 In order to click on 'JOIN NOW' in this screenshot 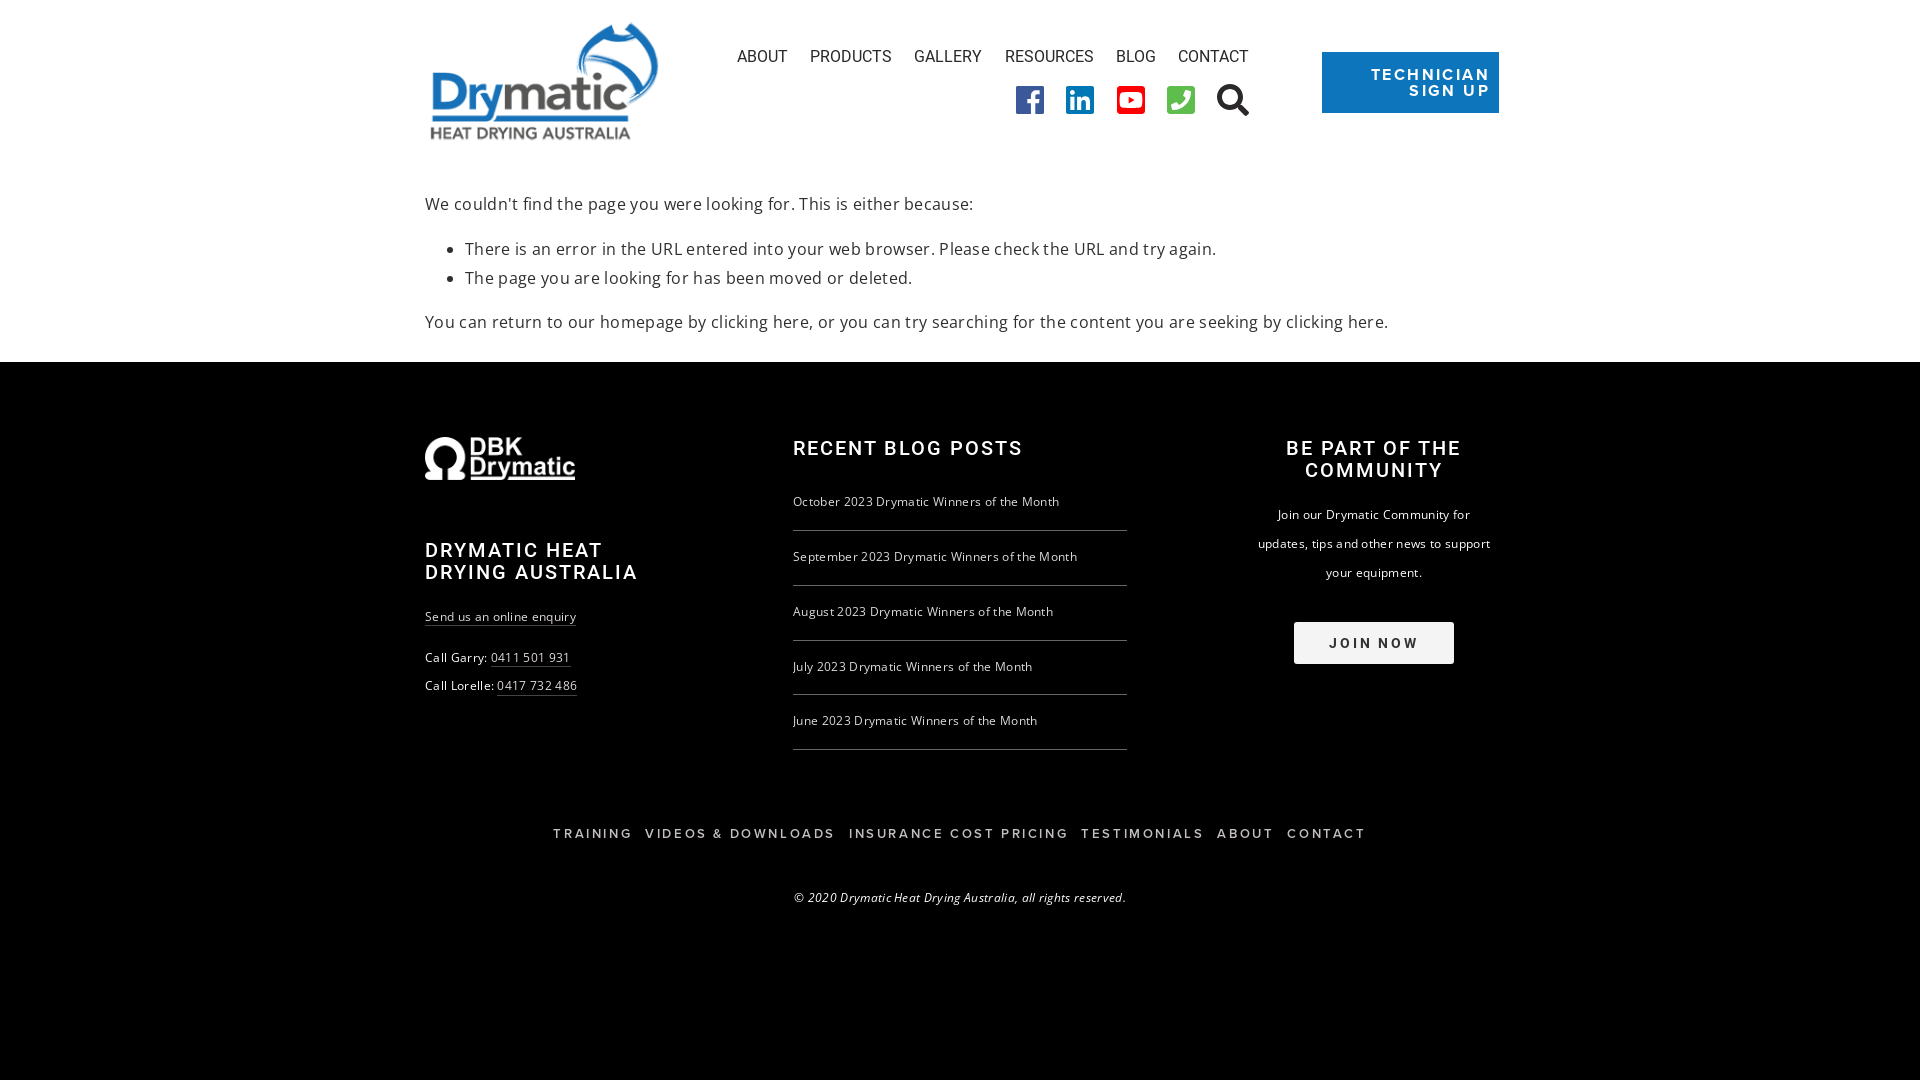, I will do `click(1294, 643)`.